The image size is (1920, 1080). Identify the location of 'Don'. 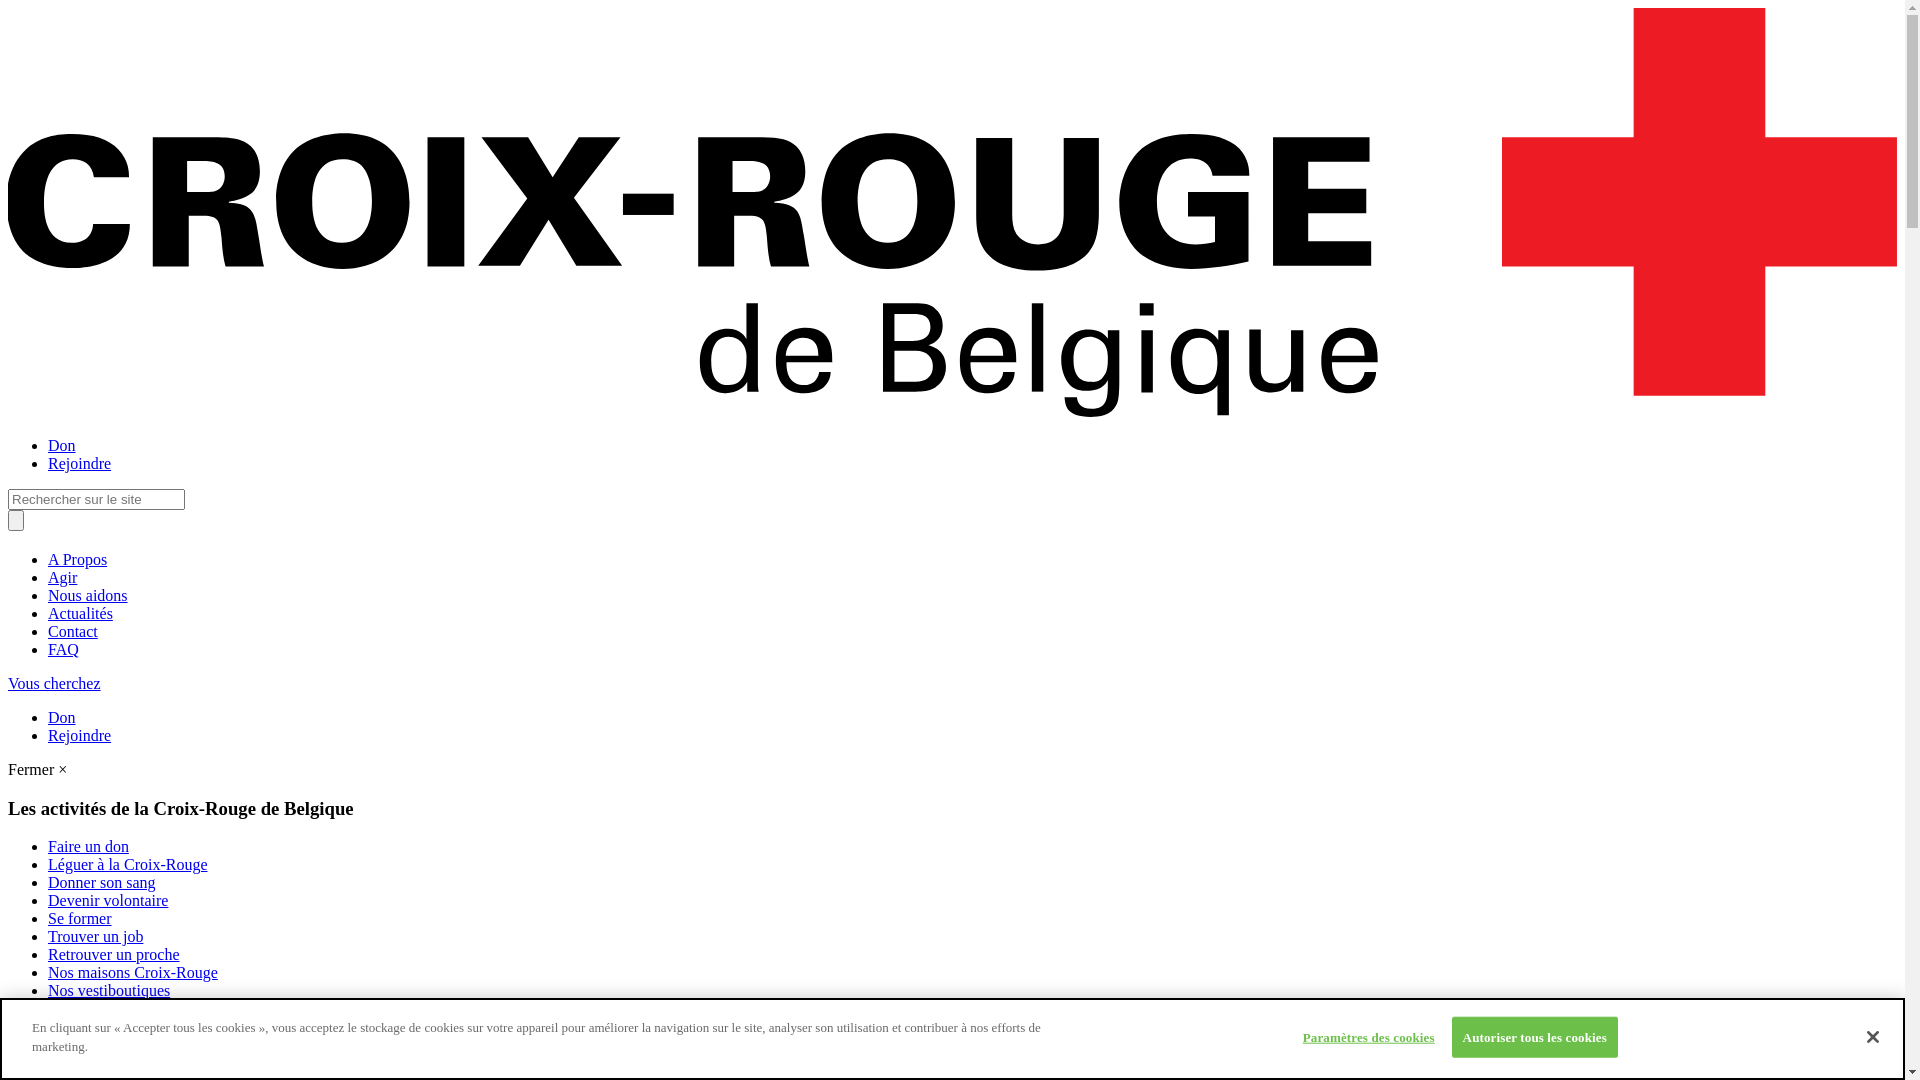
(62, 444).